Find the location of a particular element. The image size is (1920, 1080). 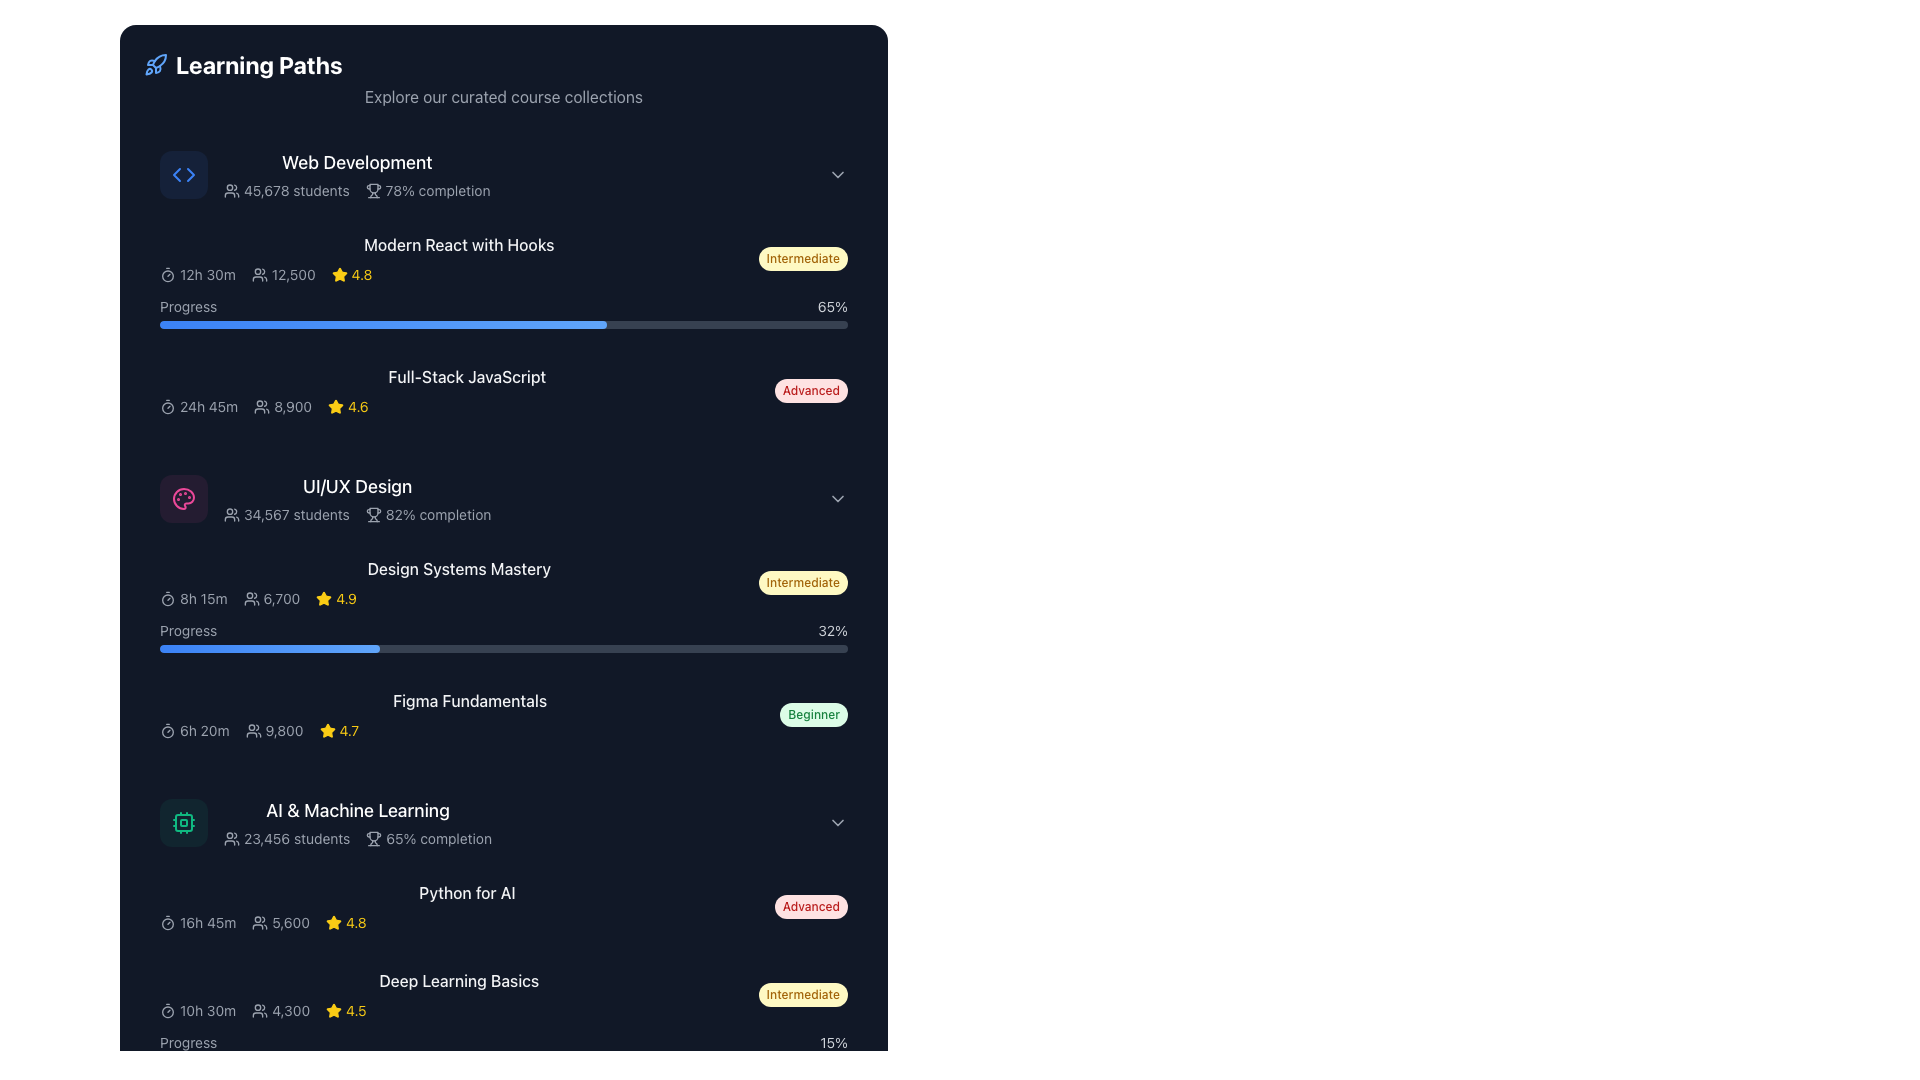

the timer icon representing the duration '12h 30m' in the course card for 'Modern React with Hooks' is located at coordinates (168, 274).